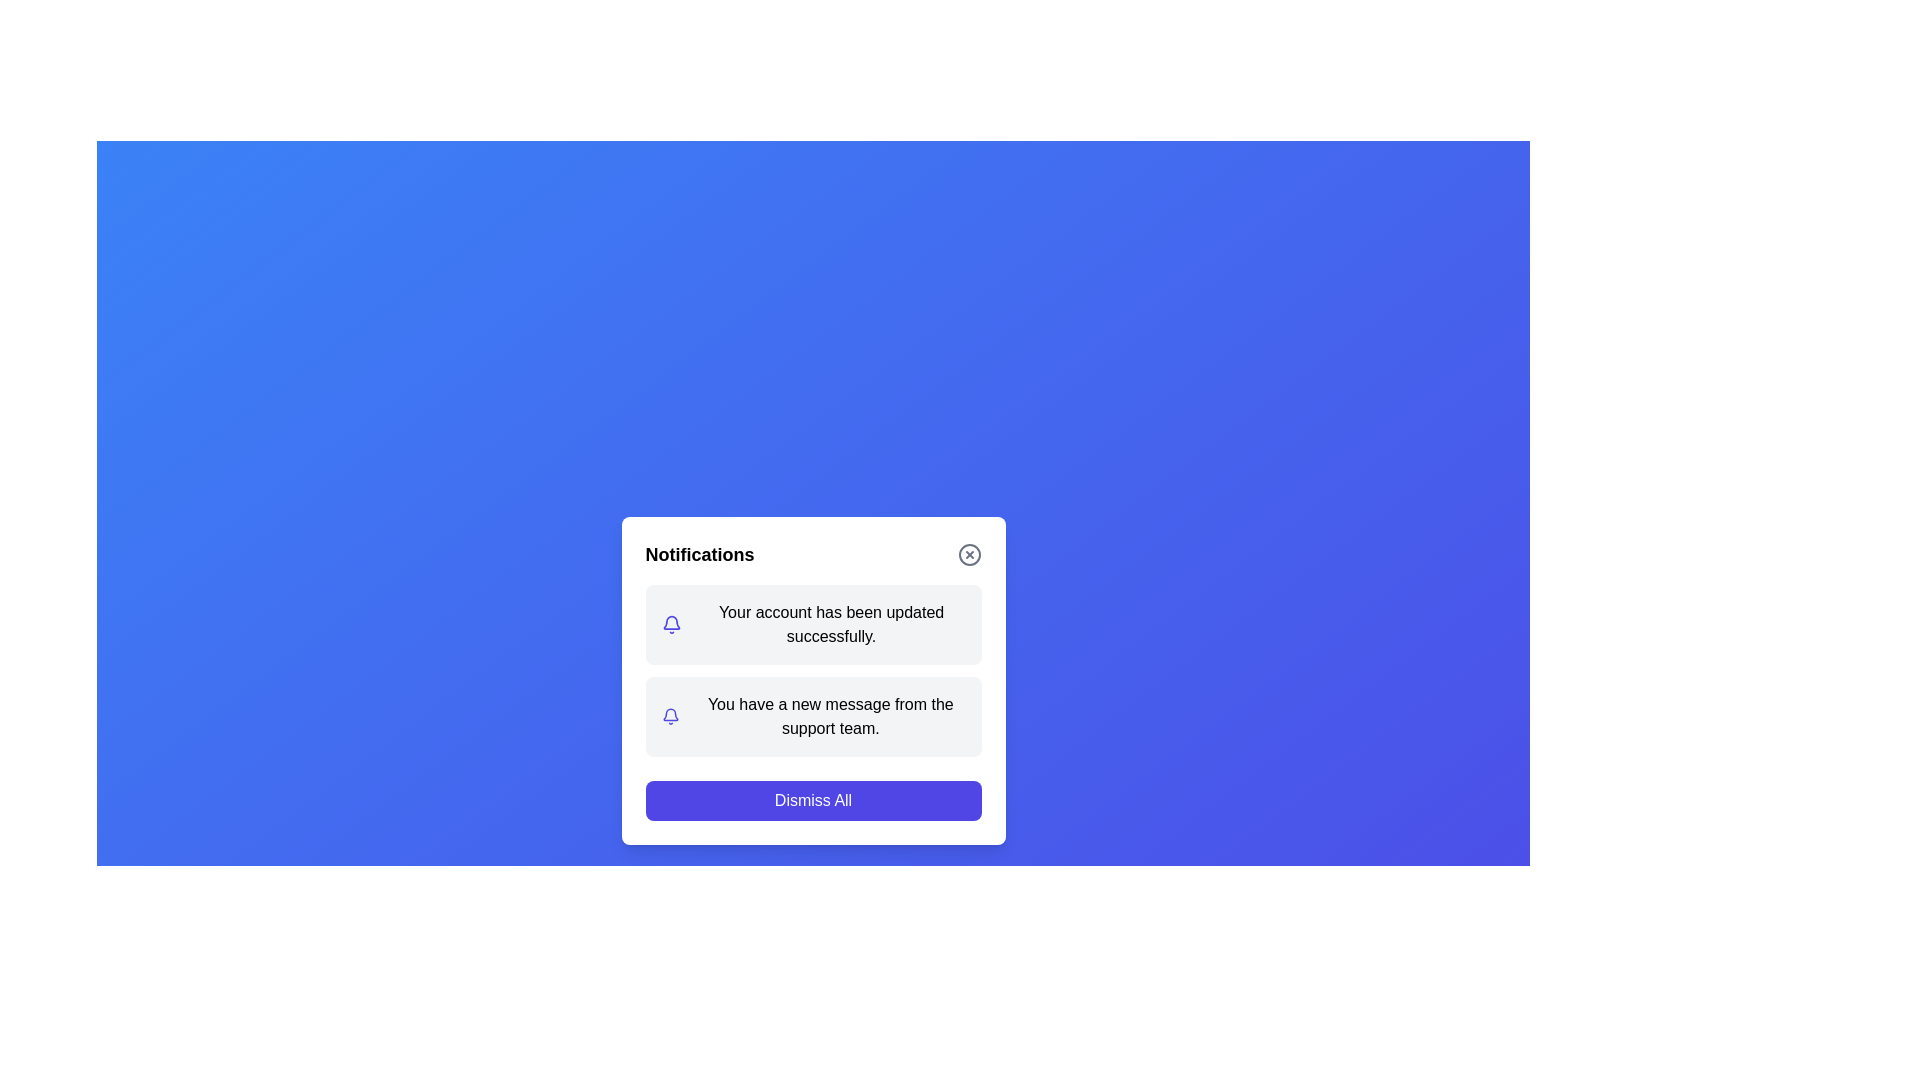  Describe the element at coordinates (813, 800) in the screenshot. I see `the dismiss button located at the bottom of the pop-up notification panel` at that location.